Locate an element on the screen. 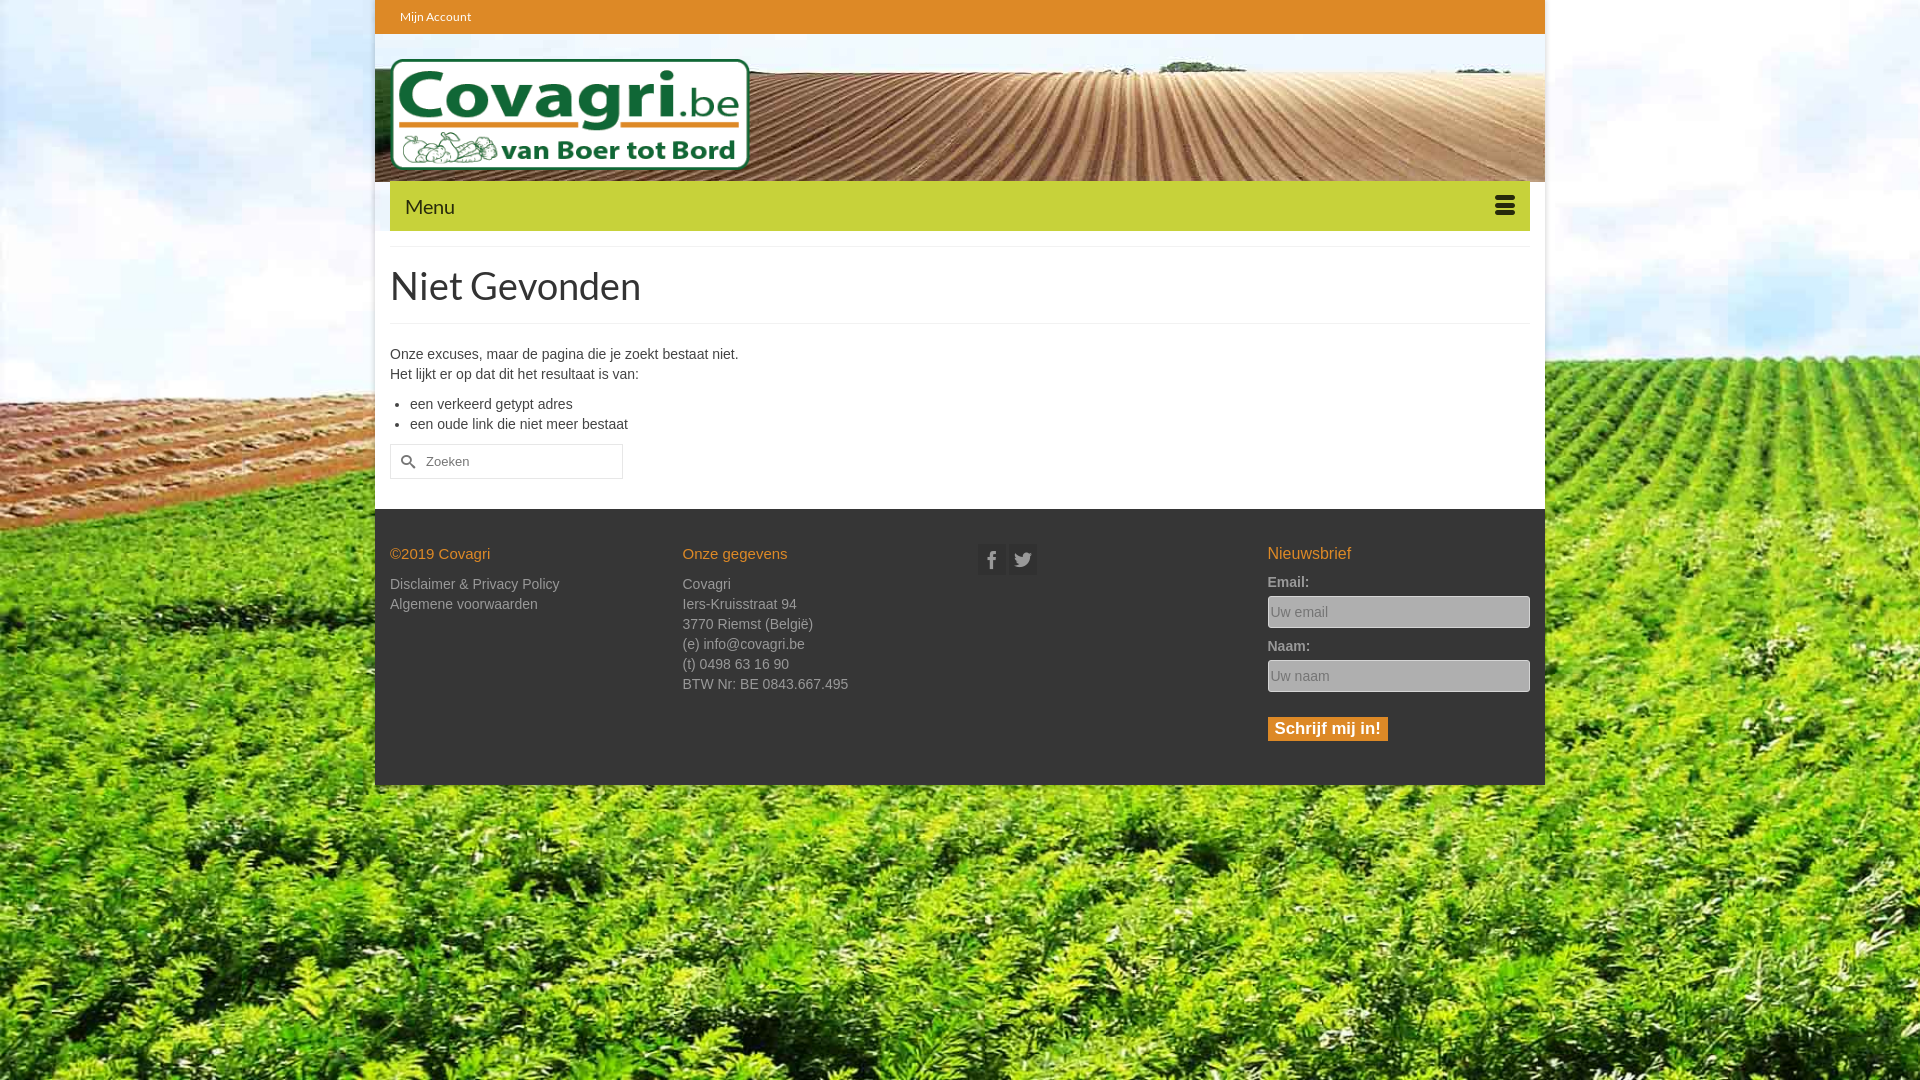 This screenshot has width=1920, height=1080. 'Algemene voorwaarden' is located at coordinates (389, 603).